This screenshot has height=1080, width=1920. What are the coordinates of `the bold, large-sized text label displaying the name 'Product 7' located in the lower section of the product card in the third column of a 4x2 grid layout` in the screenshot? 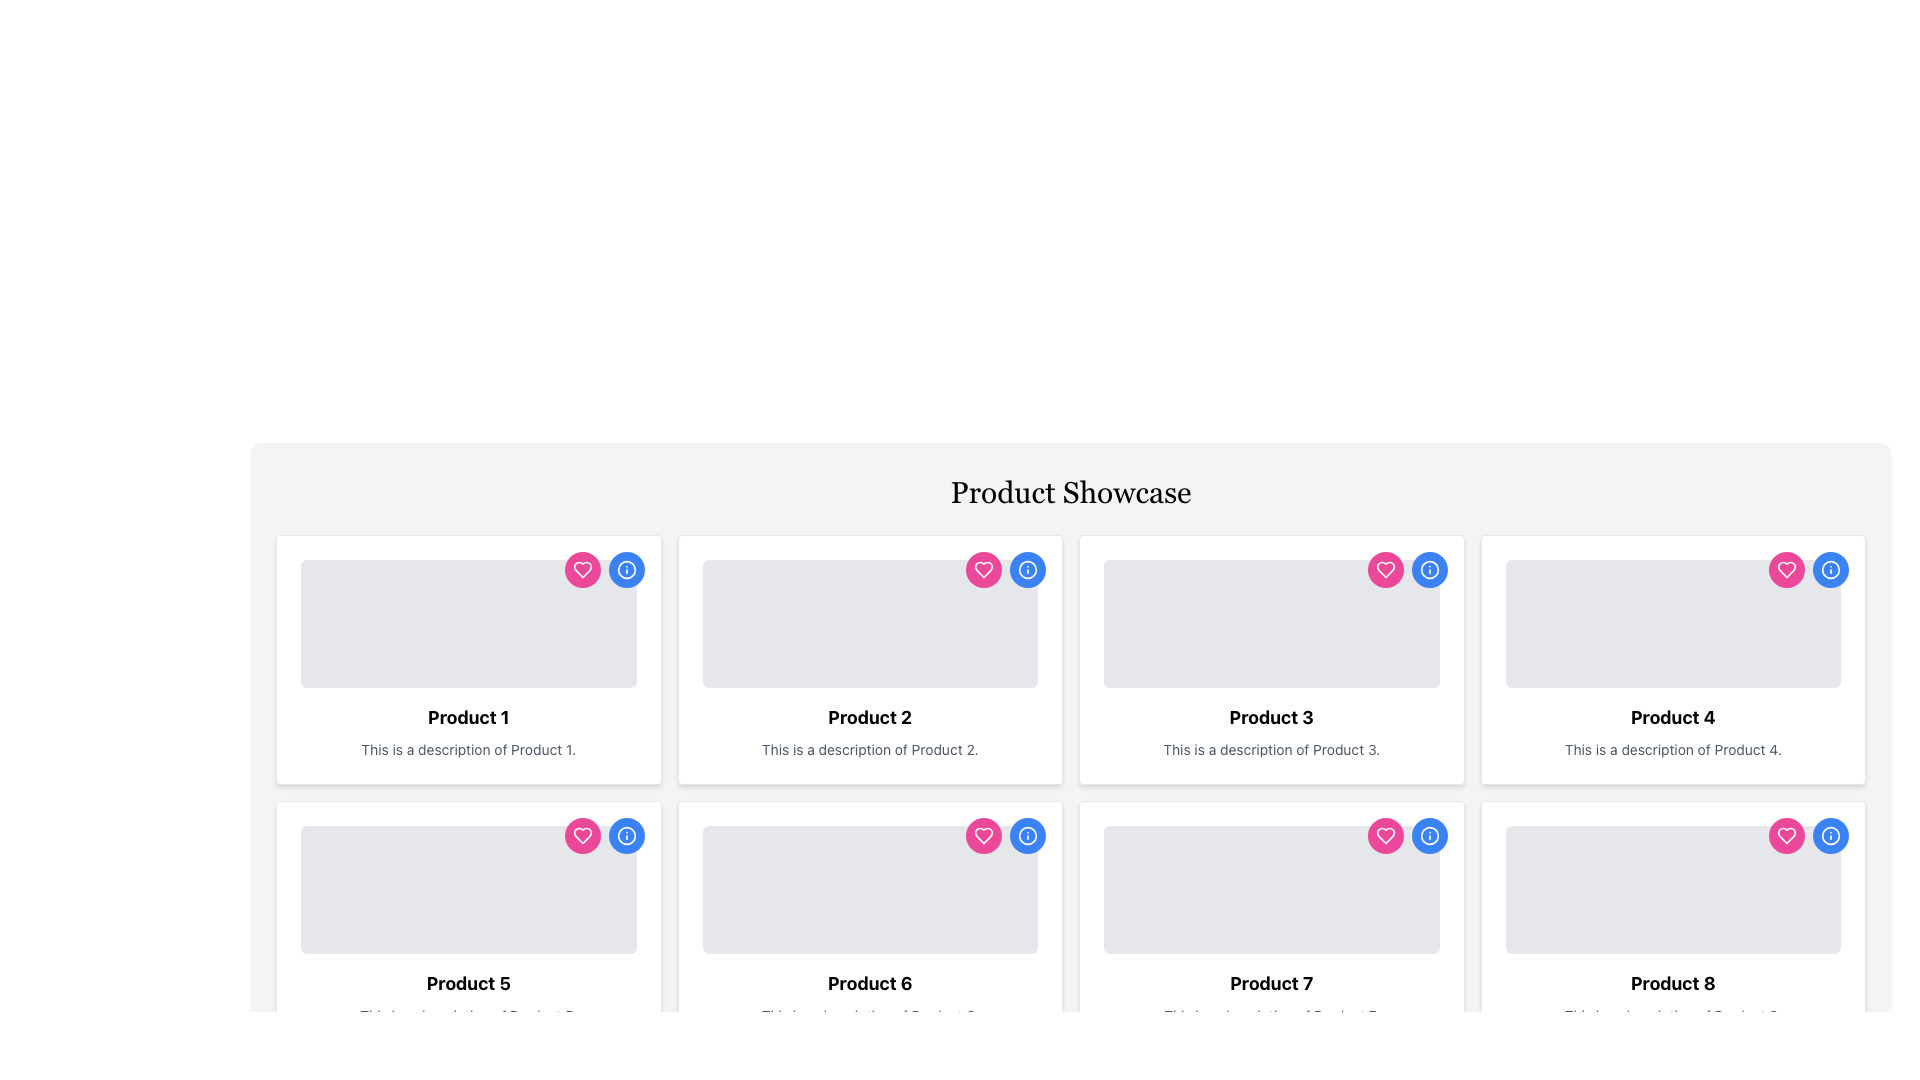 It's located at (1270, 982).